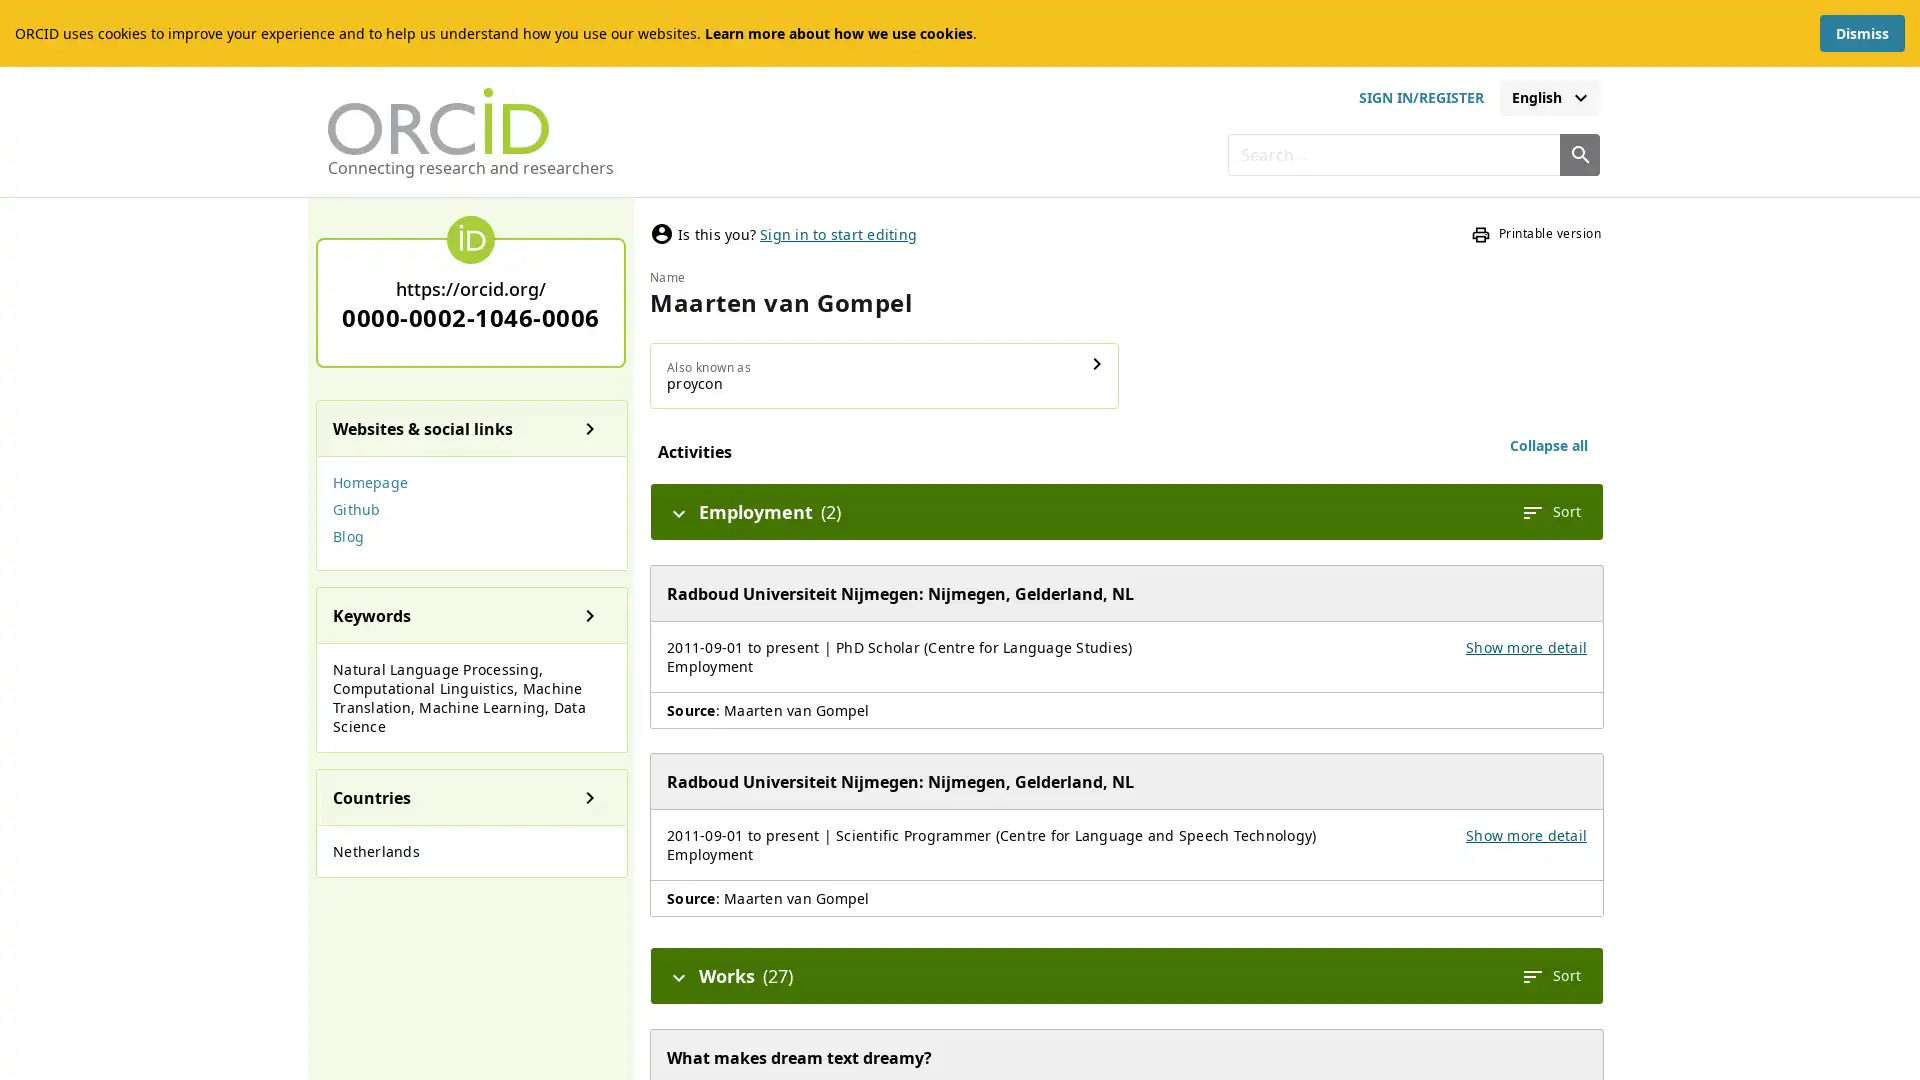  What do you see at coordinates (1861, 33) in the screenshot?
I see `Dismiss` at bounding box center [1861, 33].